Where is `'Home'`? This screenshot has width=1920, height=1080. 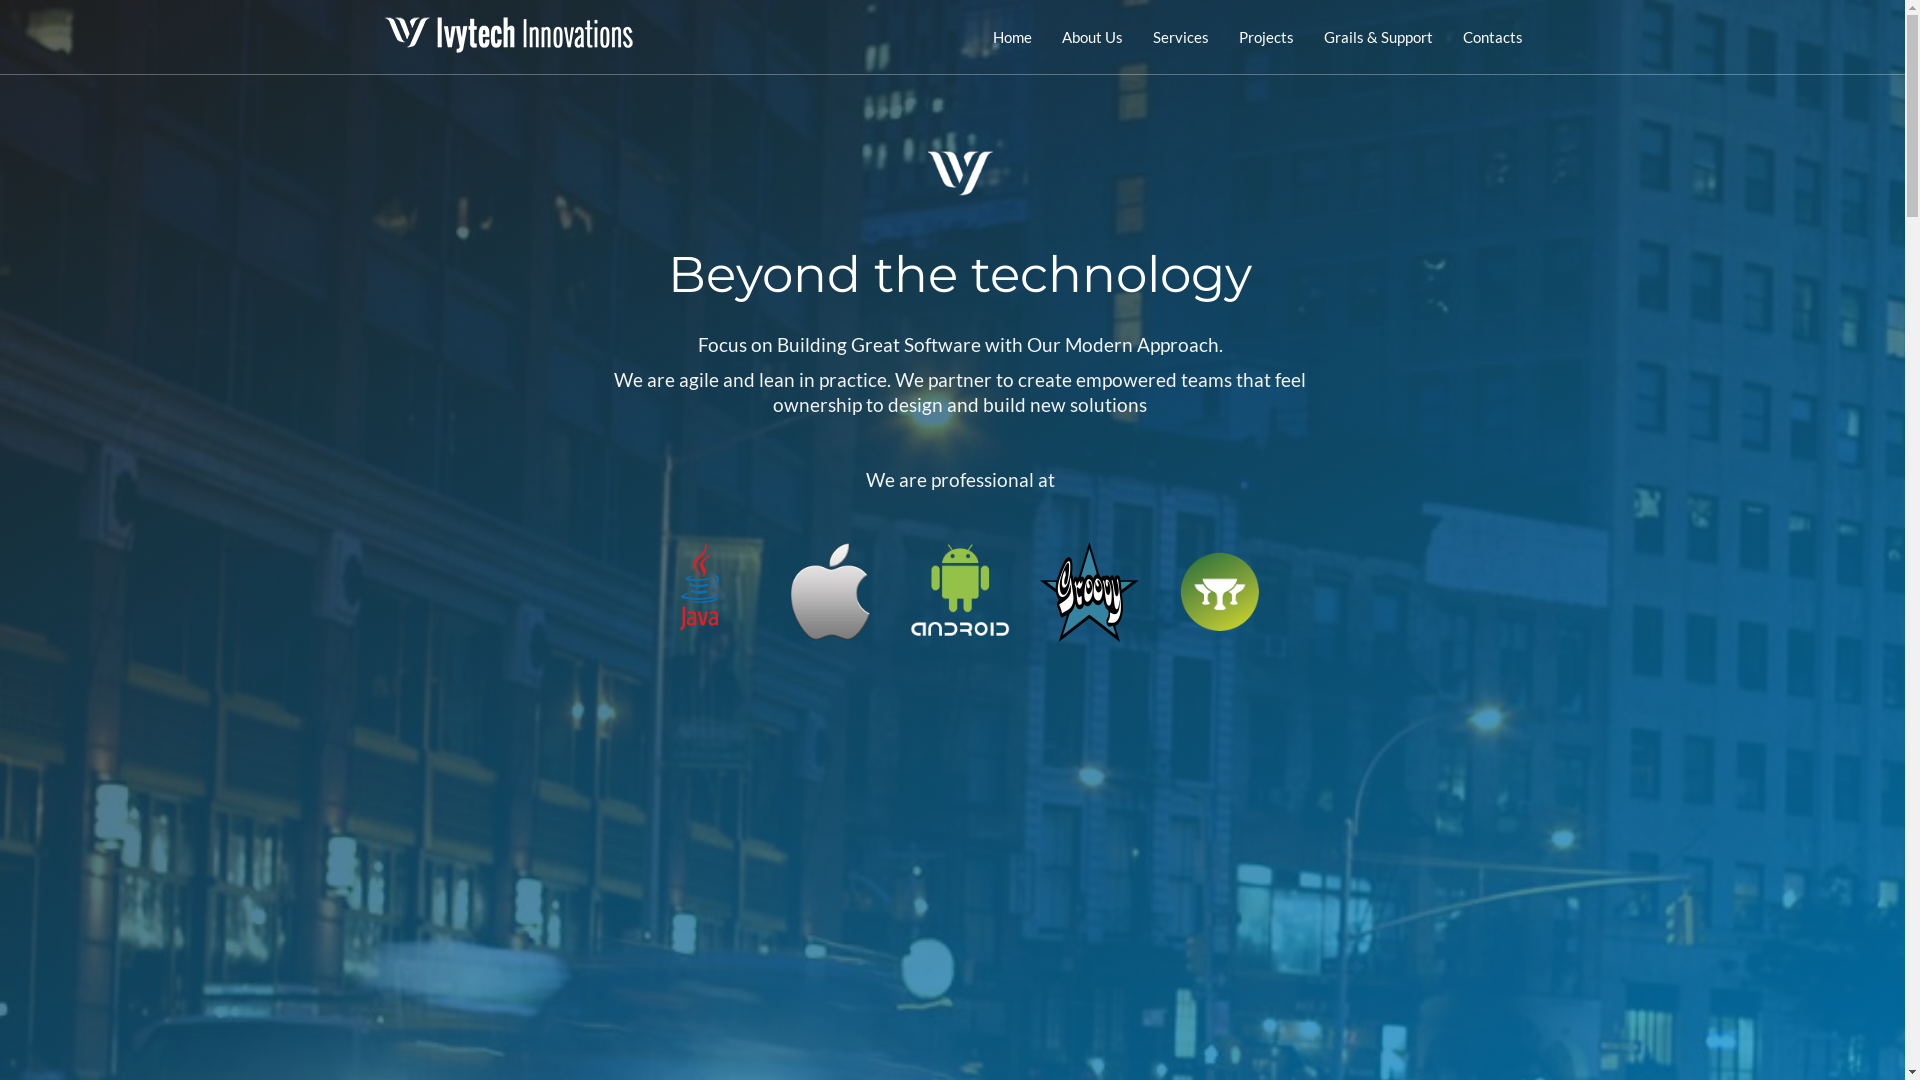
'Home' is located at coordinates (1012, 37).